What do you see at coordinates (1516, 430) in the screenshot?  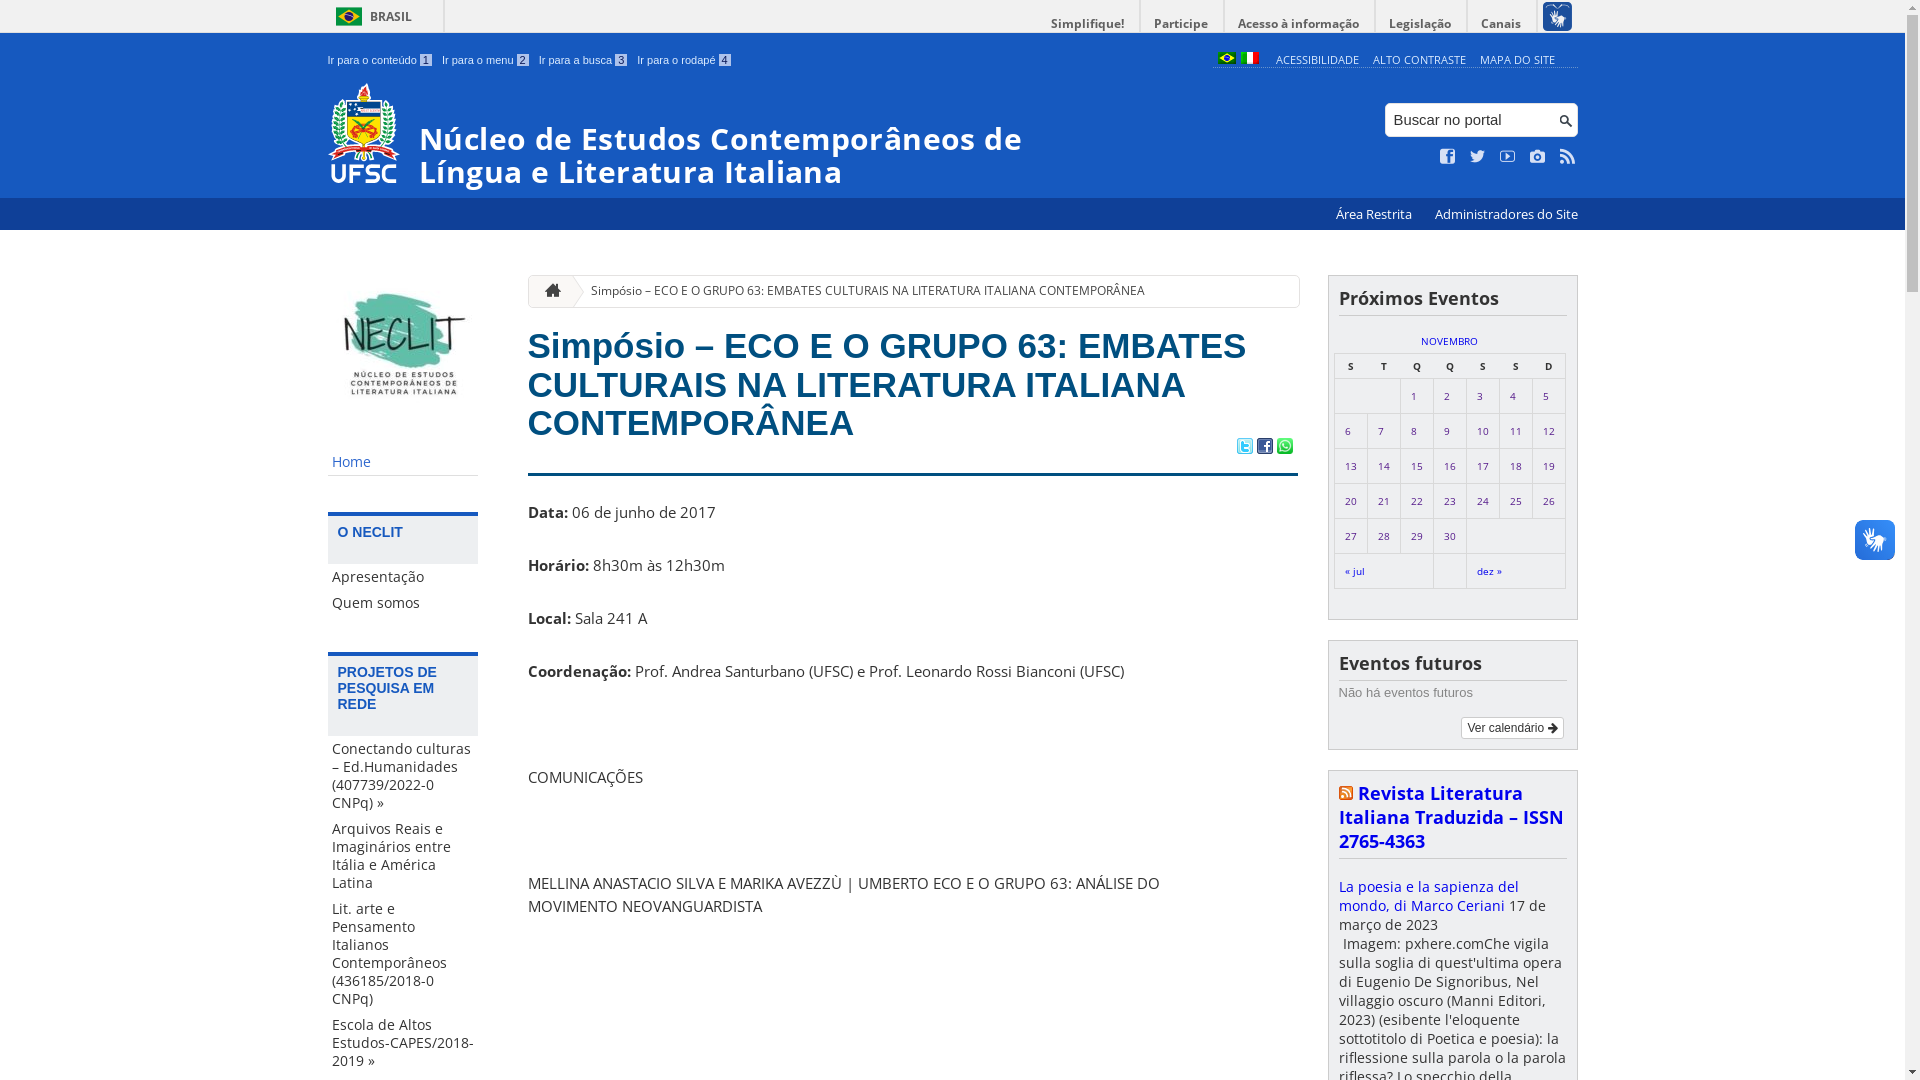 I see `'11'` at bounding box center [1516, 430].